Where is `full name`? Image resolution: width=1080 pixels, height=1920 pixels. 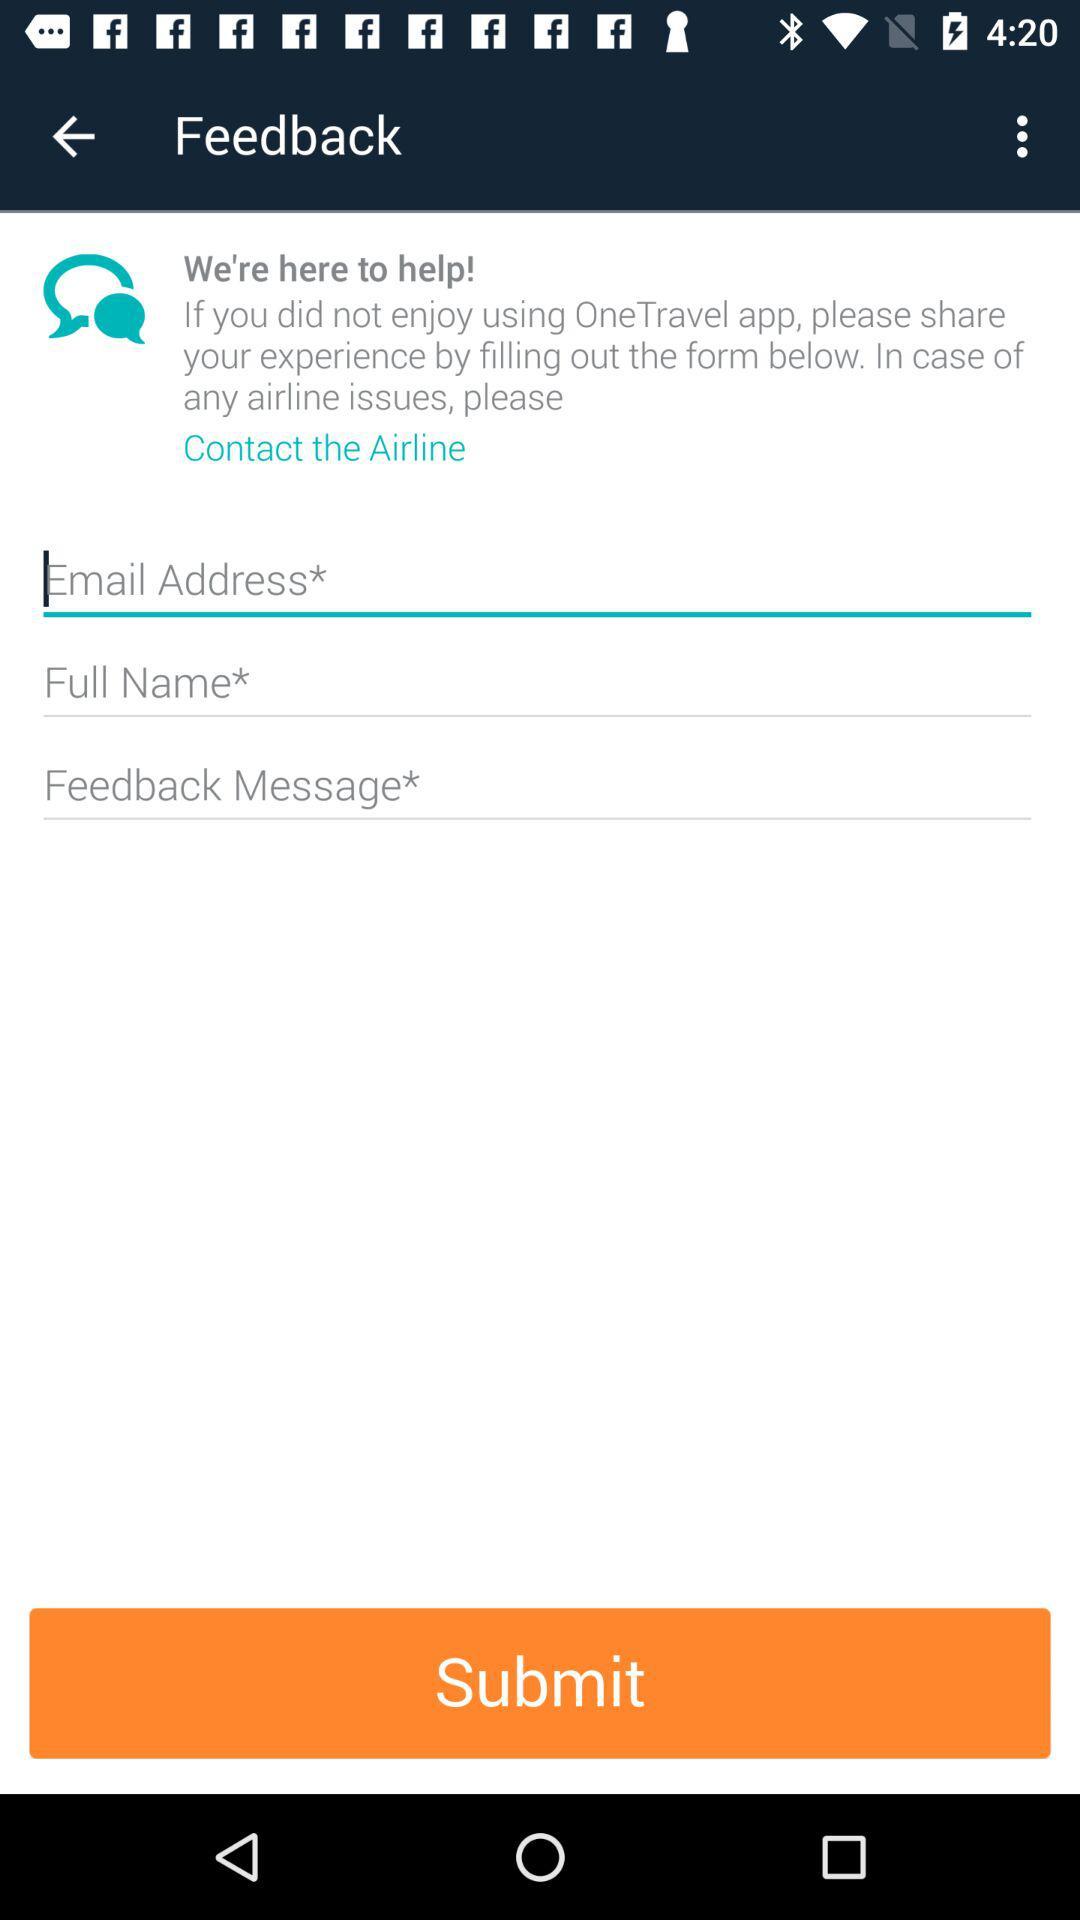 full name is located at coordinates (536, 690).